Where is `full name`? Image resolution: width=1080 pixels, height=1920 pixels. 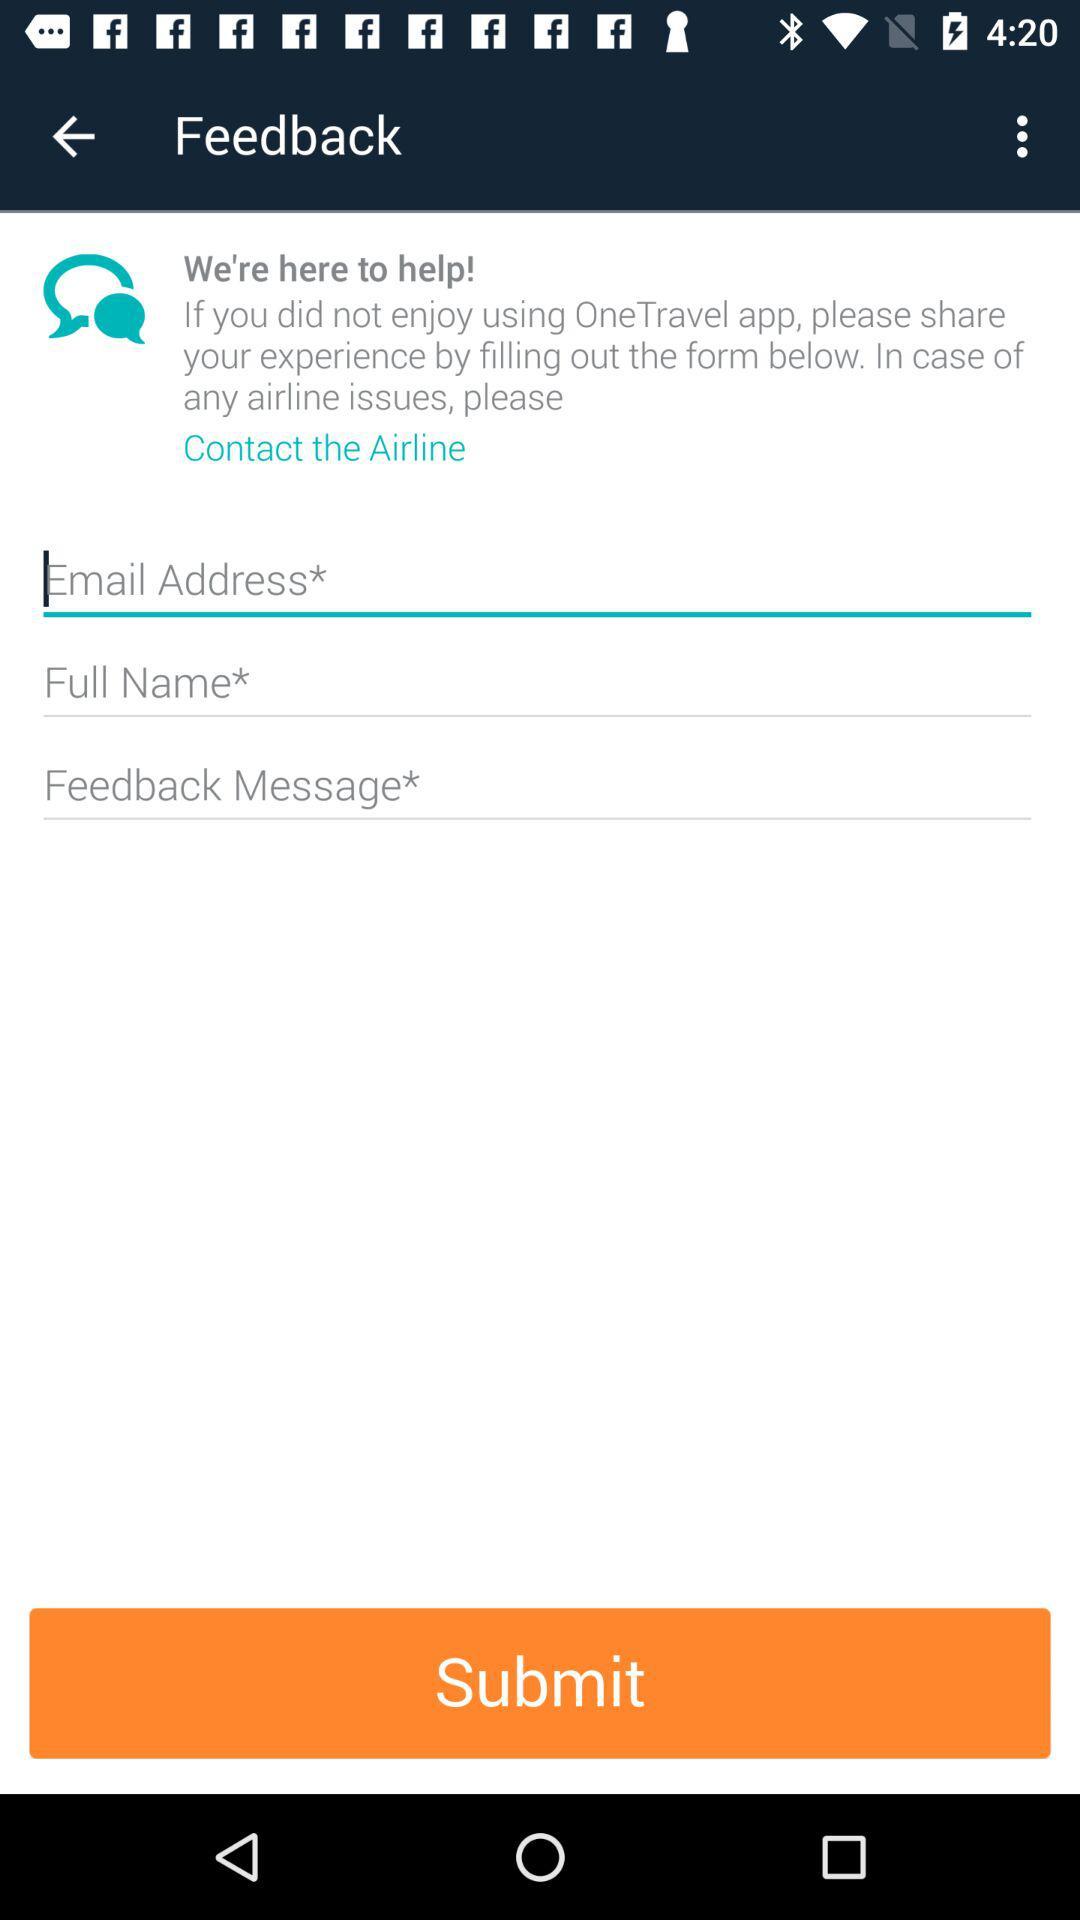 full name is located at coordinates (536, 690).